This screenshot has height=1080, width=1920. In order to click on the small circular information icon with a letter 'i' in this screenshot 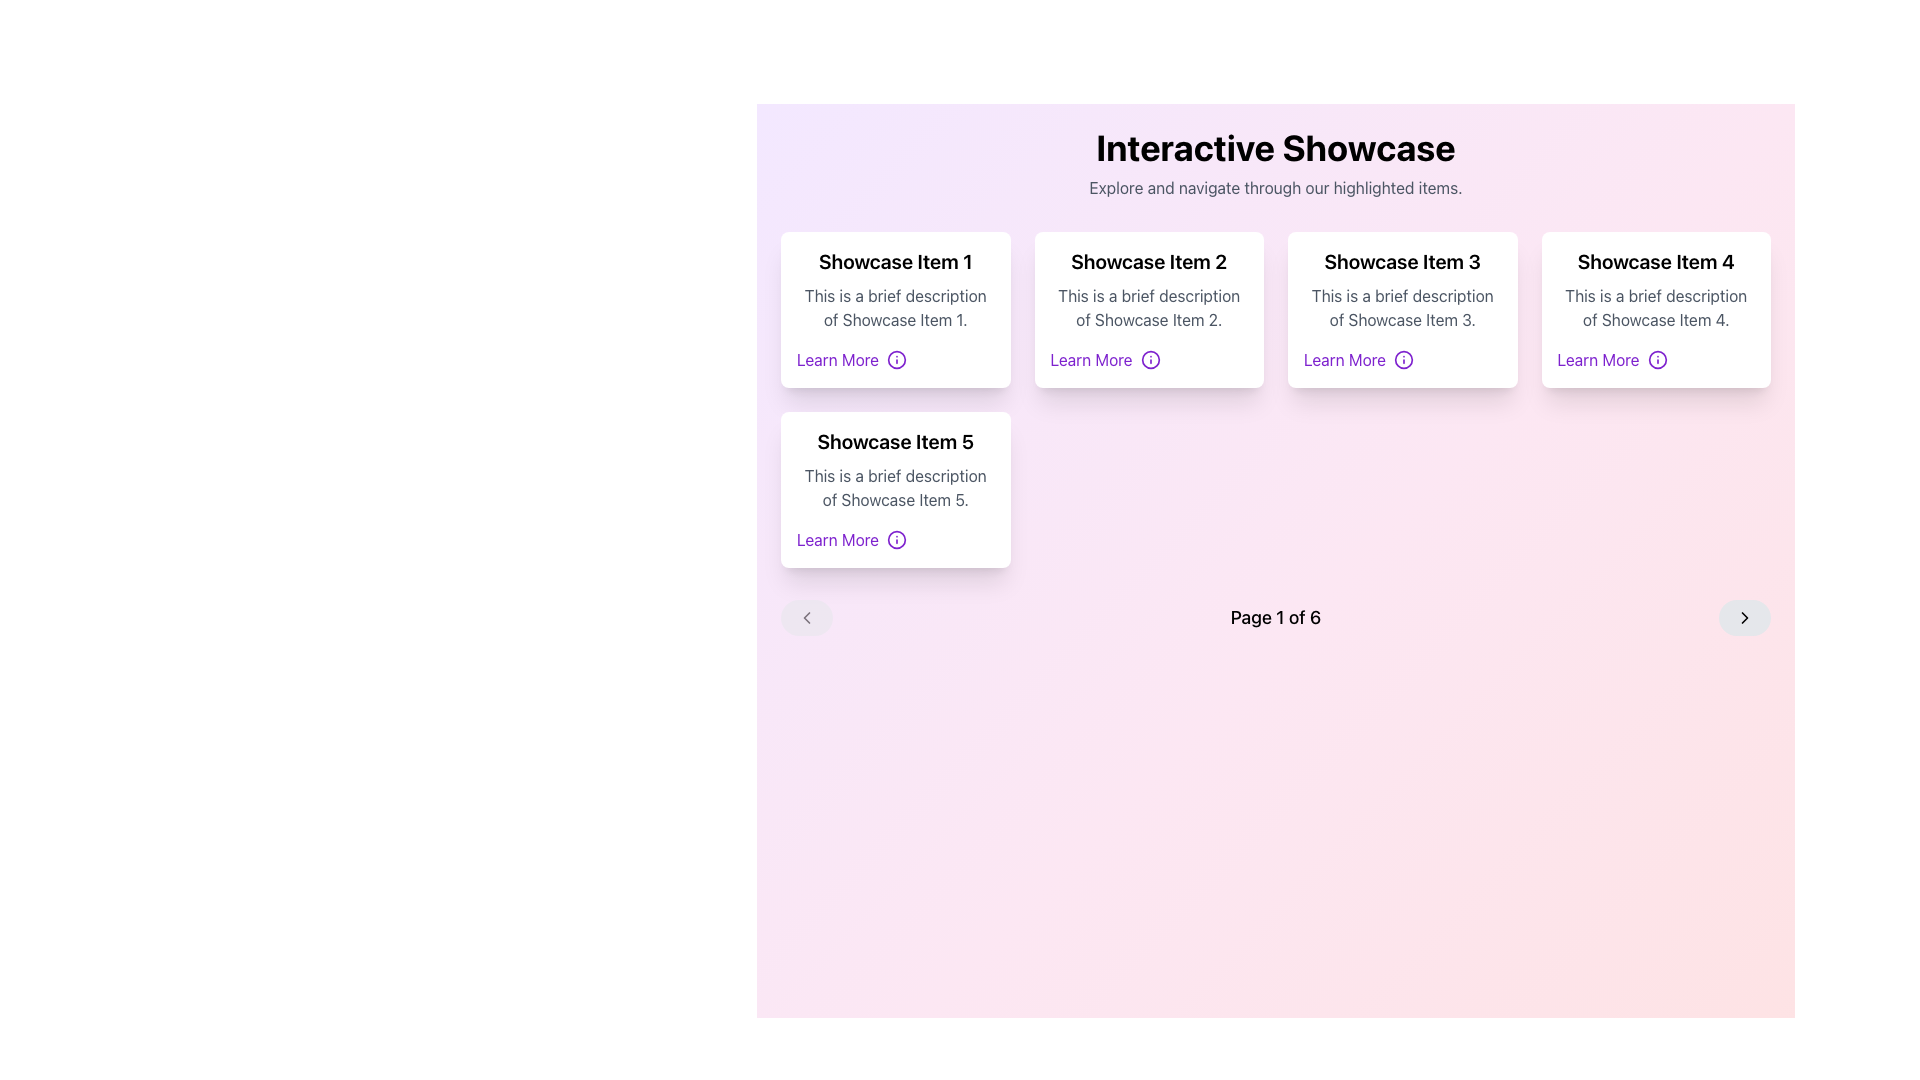, I will do `click(896, 540)`.